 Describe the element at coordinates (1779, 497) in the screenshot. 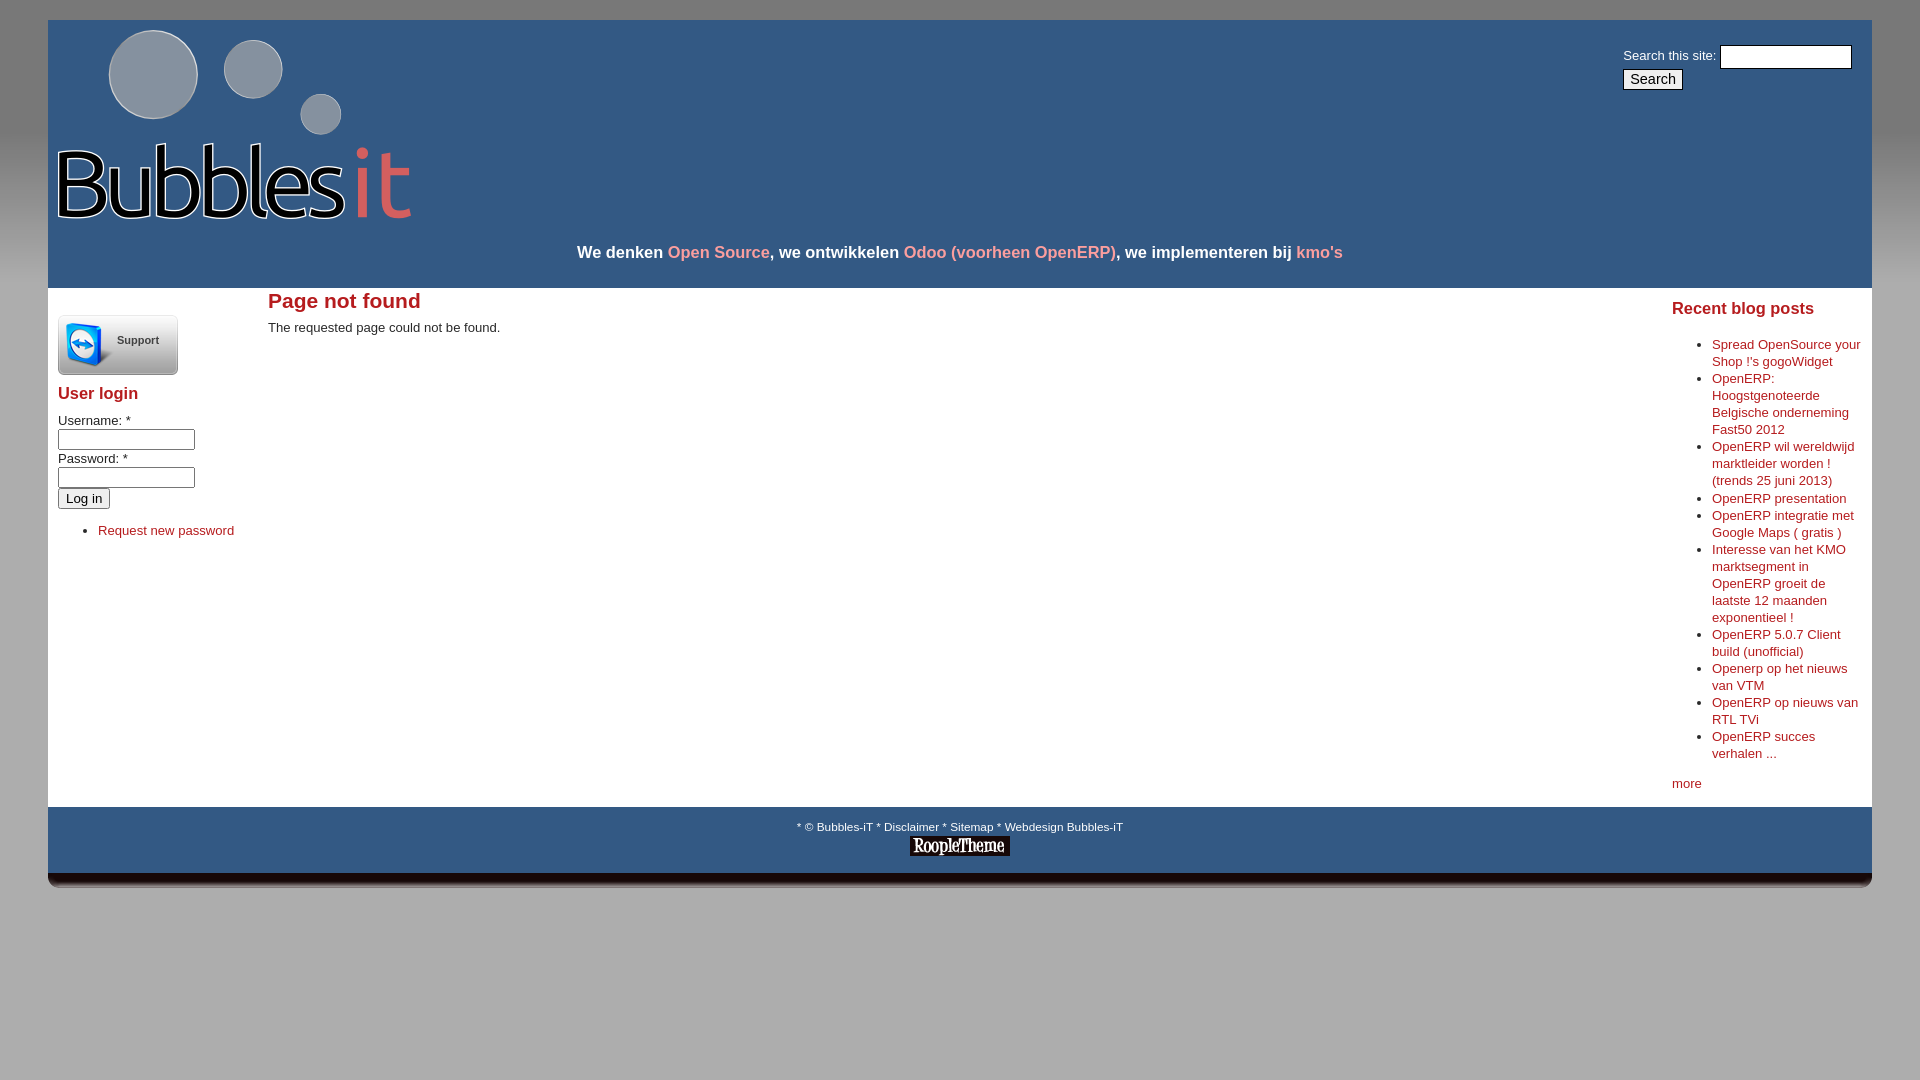

I see `'OpenERP presentation'` at that location.